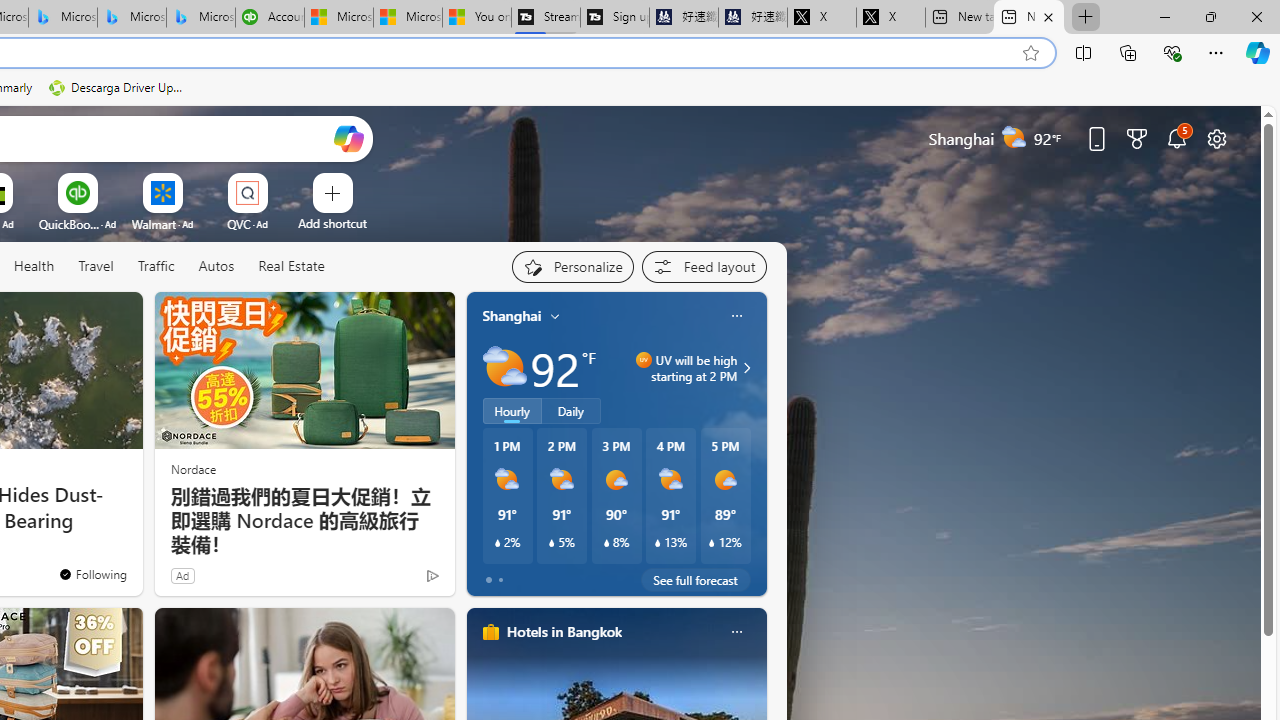 The width and height of the screenshot is (1280, 720). I want to click on 'My location', so click(555, 315).